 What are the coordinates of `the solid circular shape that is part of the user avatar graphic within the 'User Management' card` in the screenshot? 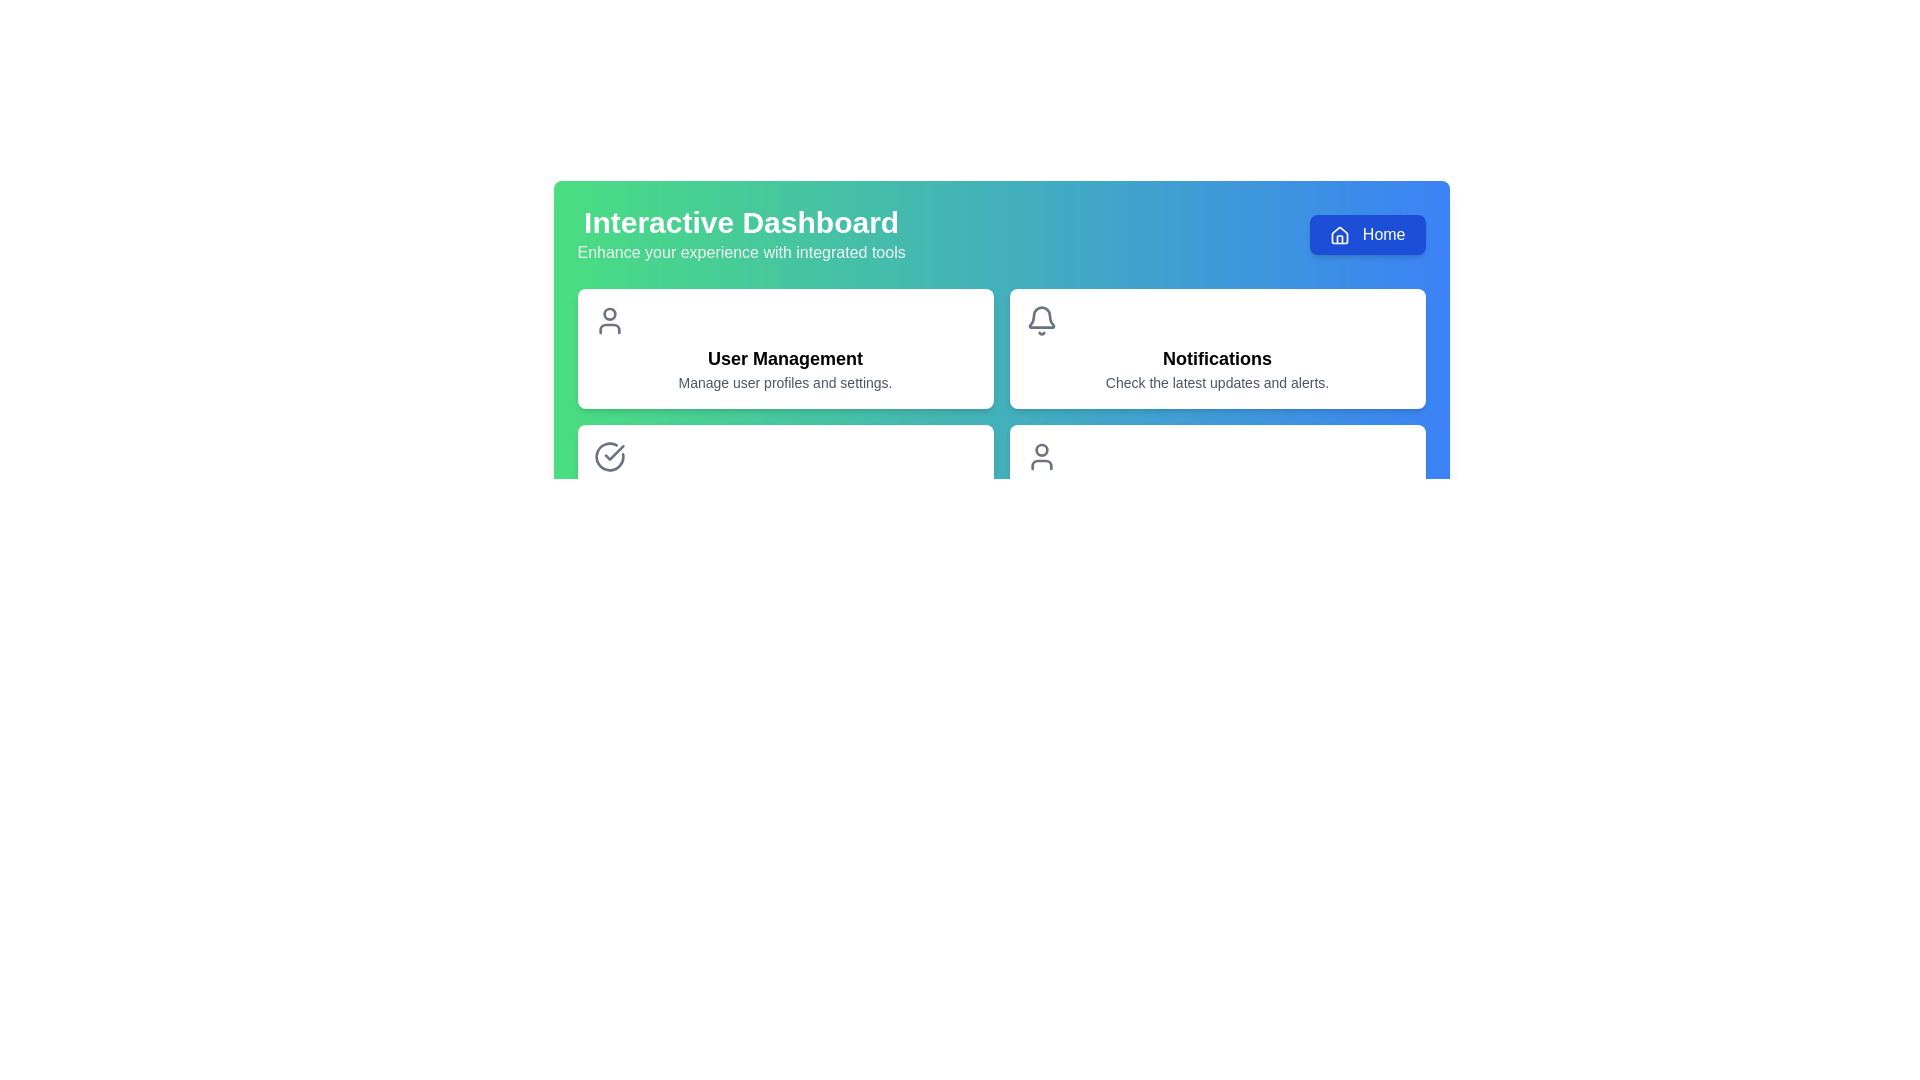 It's located at (608, 314).